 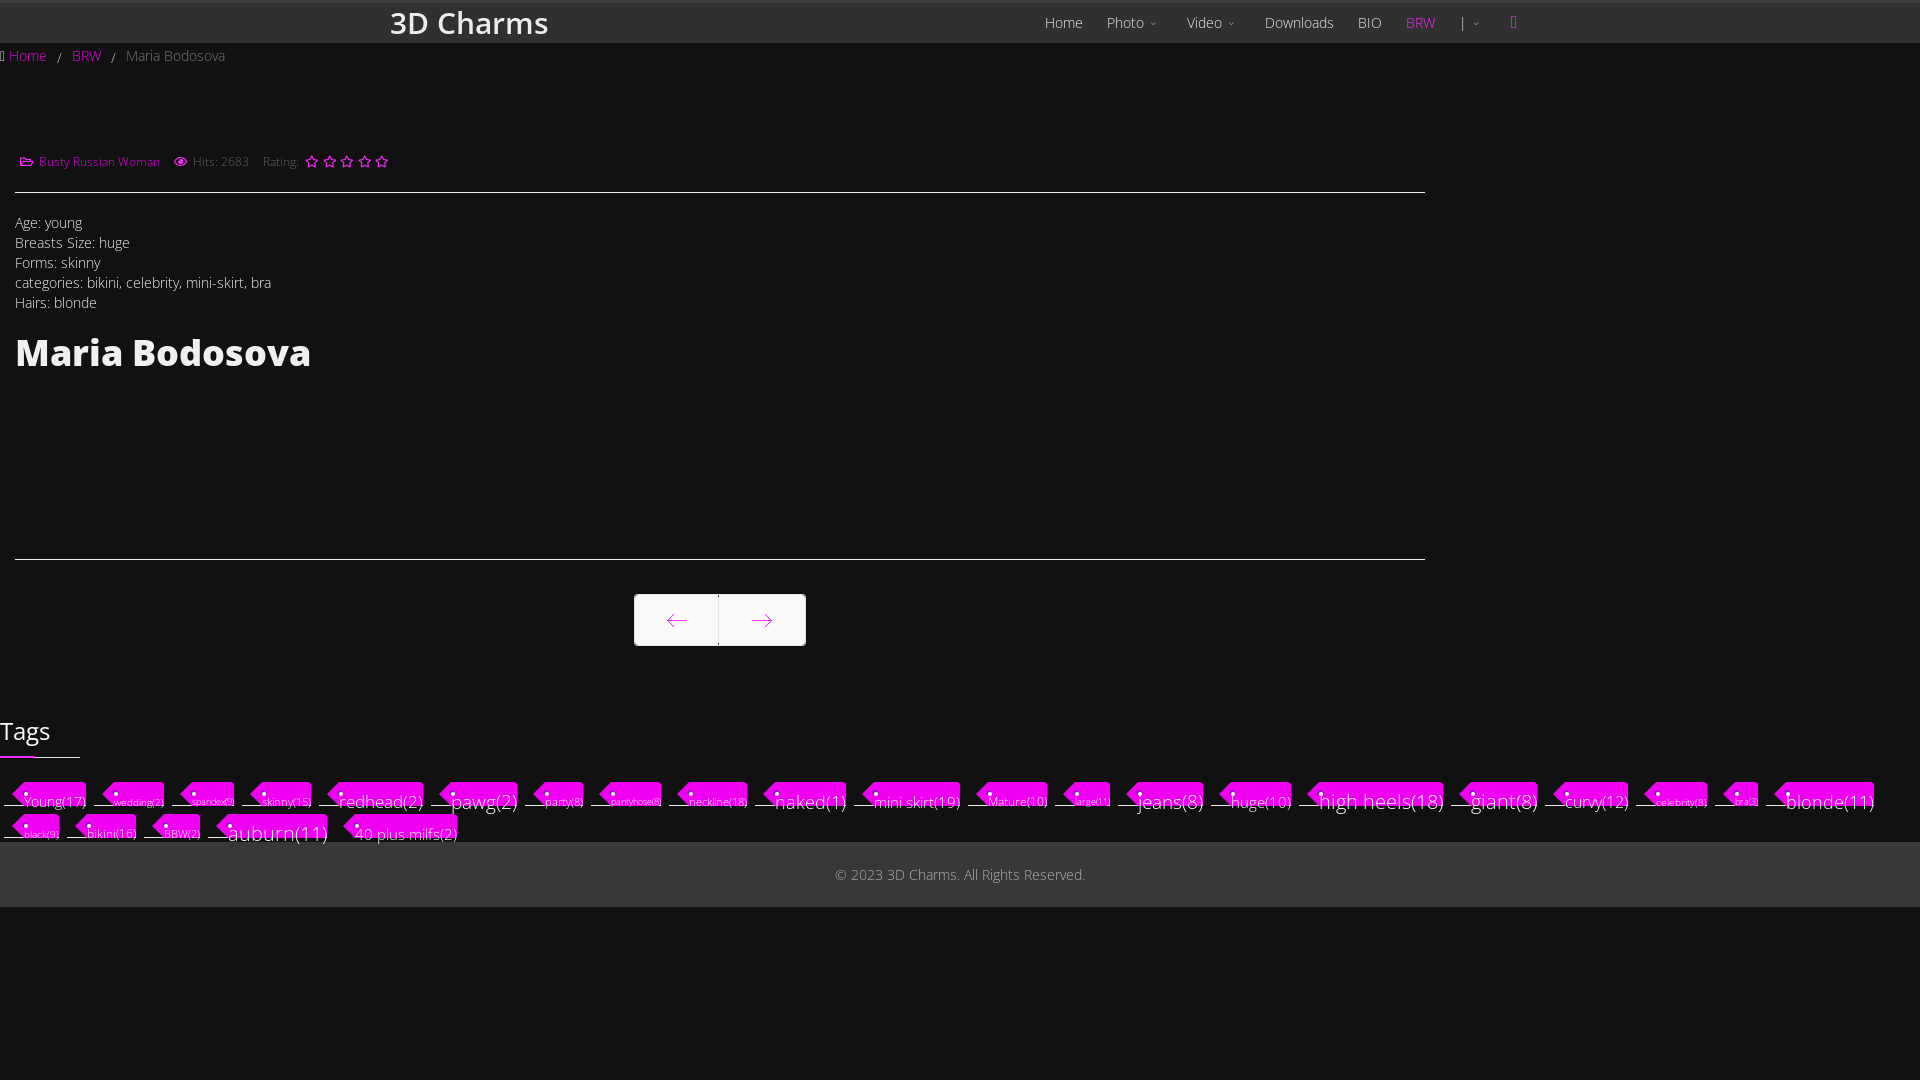 What do you see at coordinates (87, 54) in the screenshot?
I see `'BRW'` at bounding box center [87, 54].